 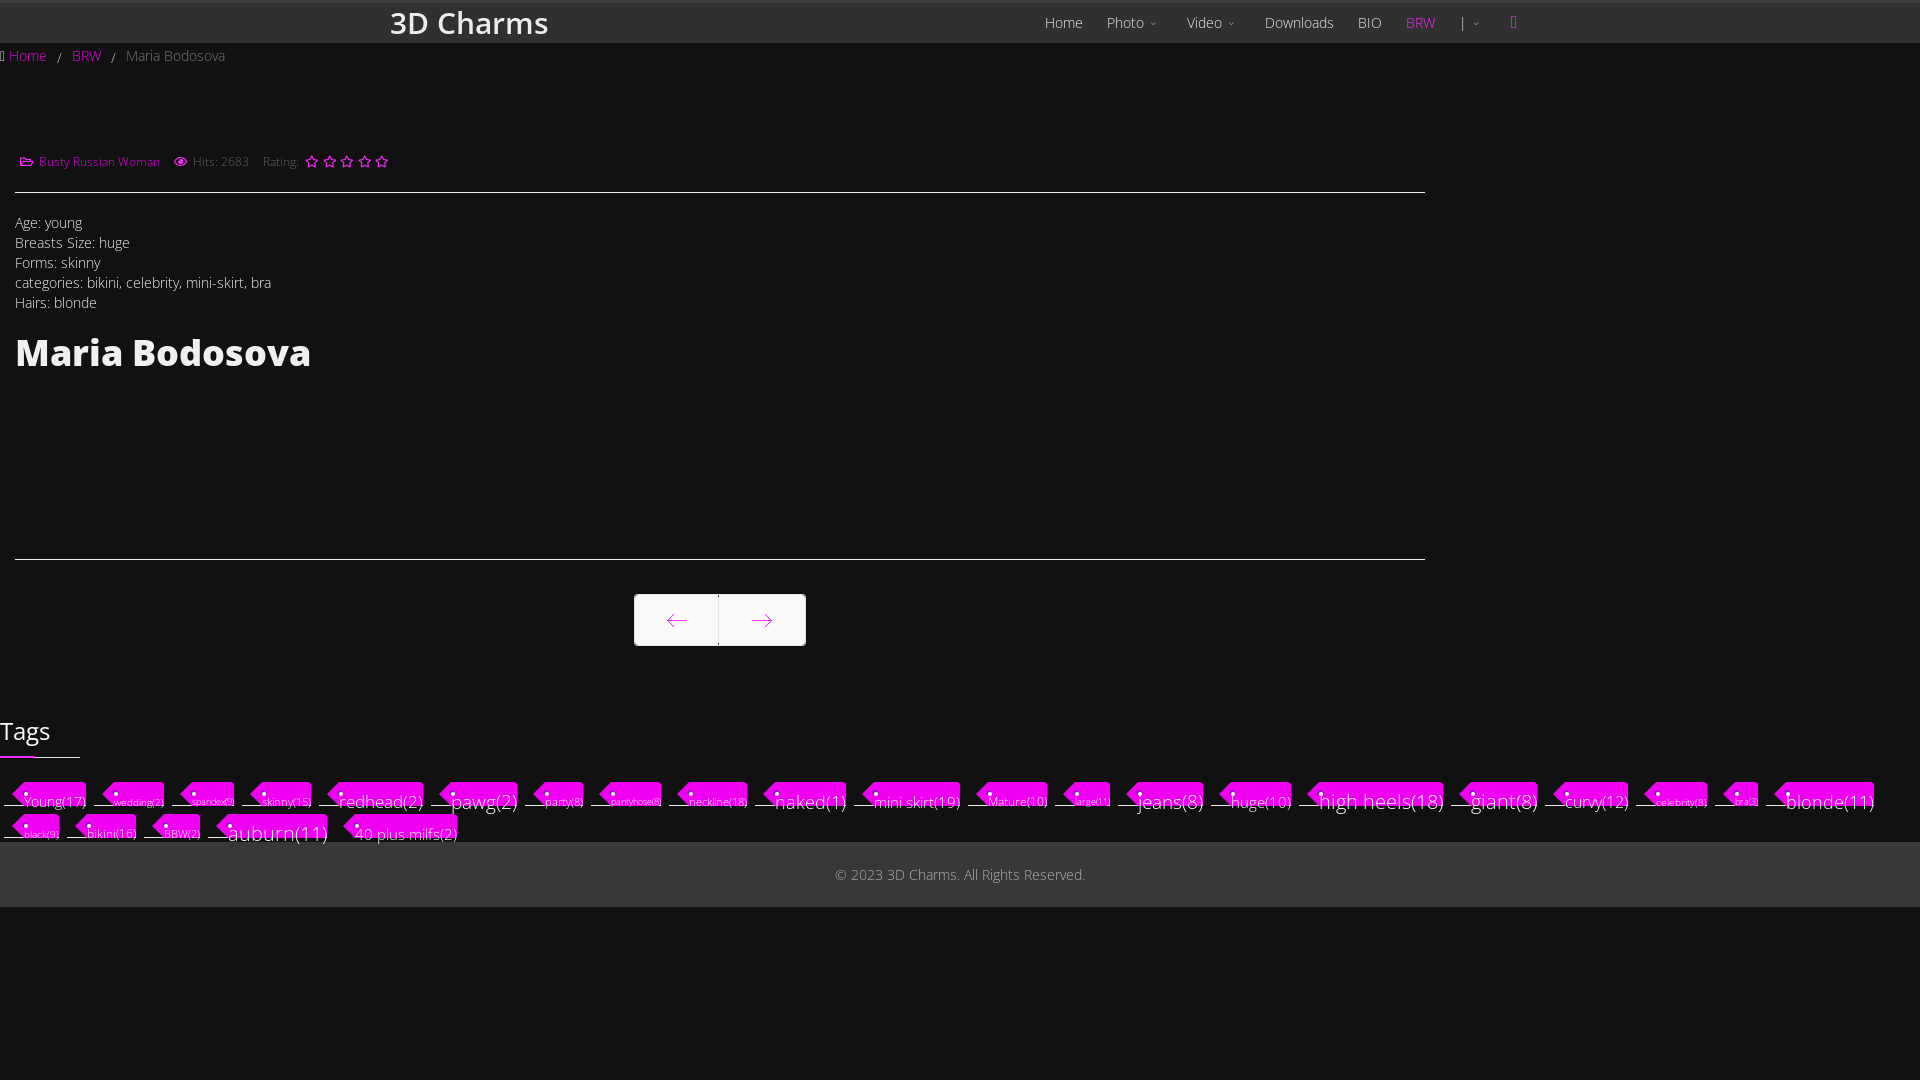 What do you see at coordinates (87, 54) in the screenshot?
I see `'BRW'` at bounding box center [87, 54].